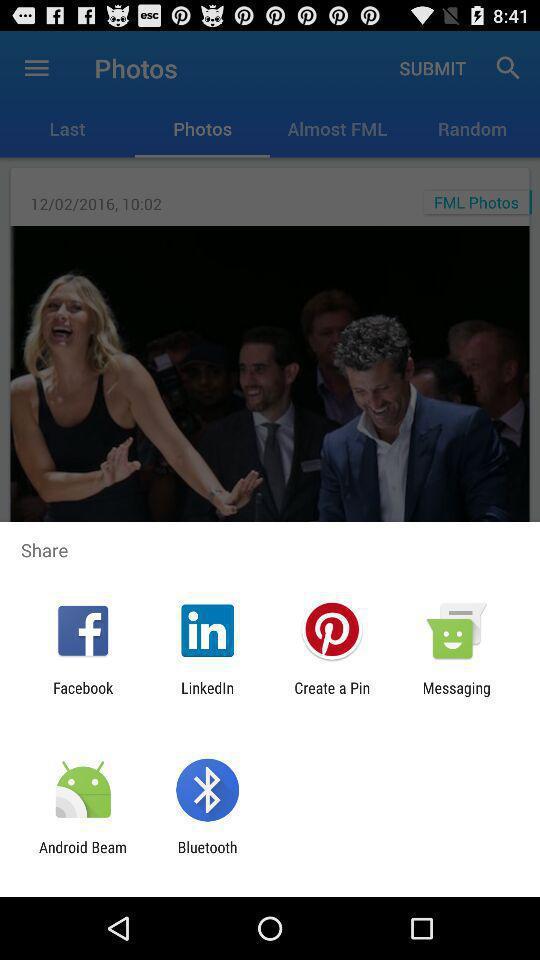 The height and width of the screenshot is (960, 540). Describe the element at coordinates (82, 696) in the screenshot. I see `facebook icon` at that location.